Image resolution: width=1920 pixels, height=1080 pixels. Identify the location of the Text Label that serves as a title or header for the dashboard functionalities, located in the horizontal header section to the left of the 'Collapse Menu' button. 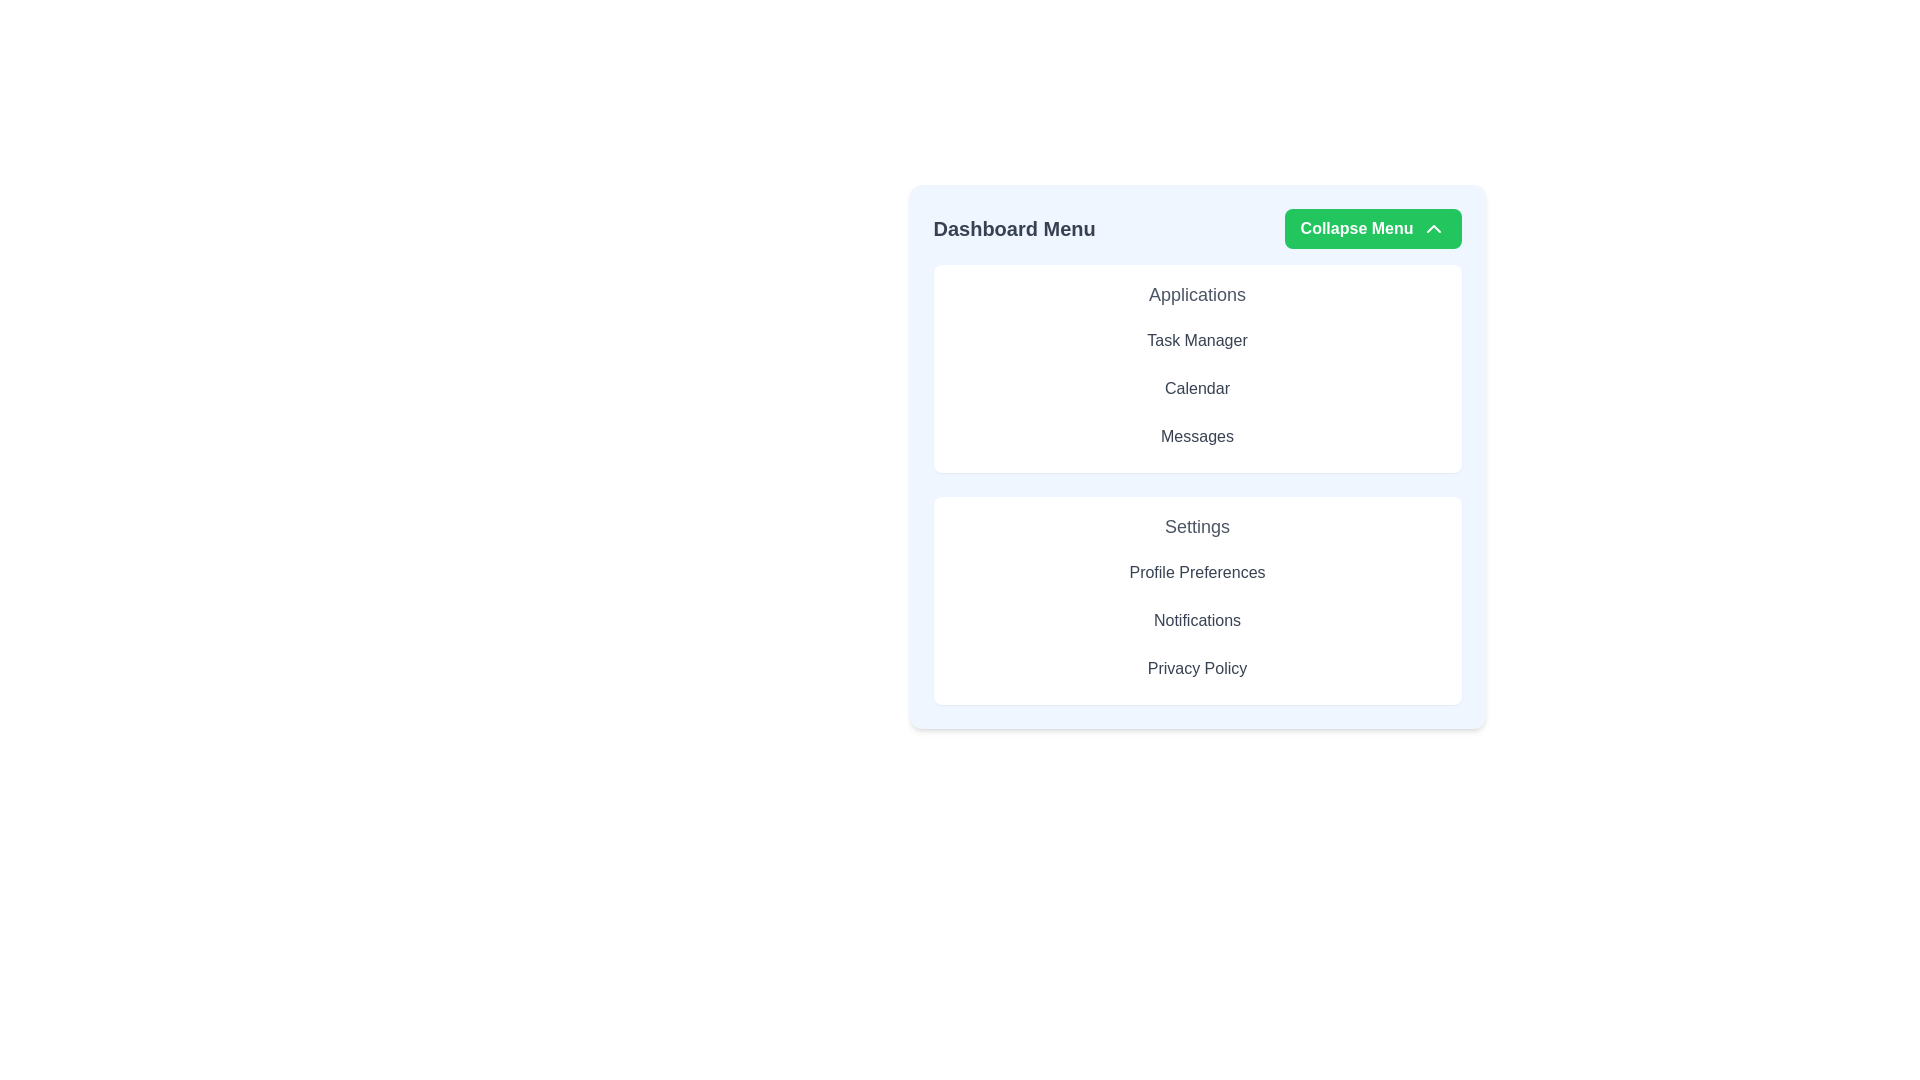
(1014, 227).